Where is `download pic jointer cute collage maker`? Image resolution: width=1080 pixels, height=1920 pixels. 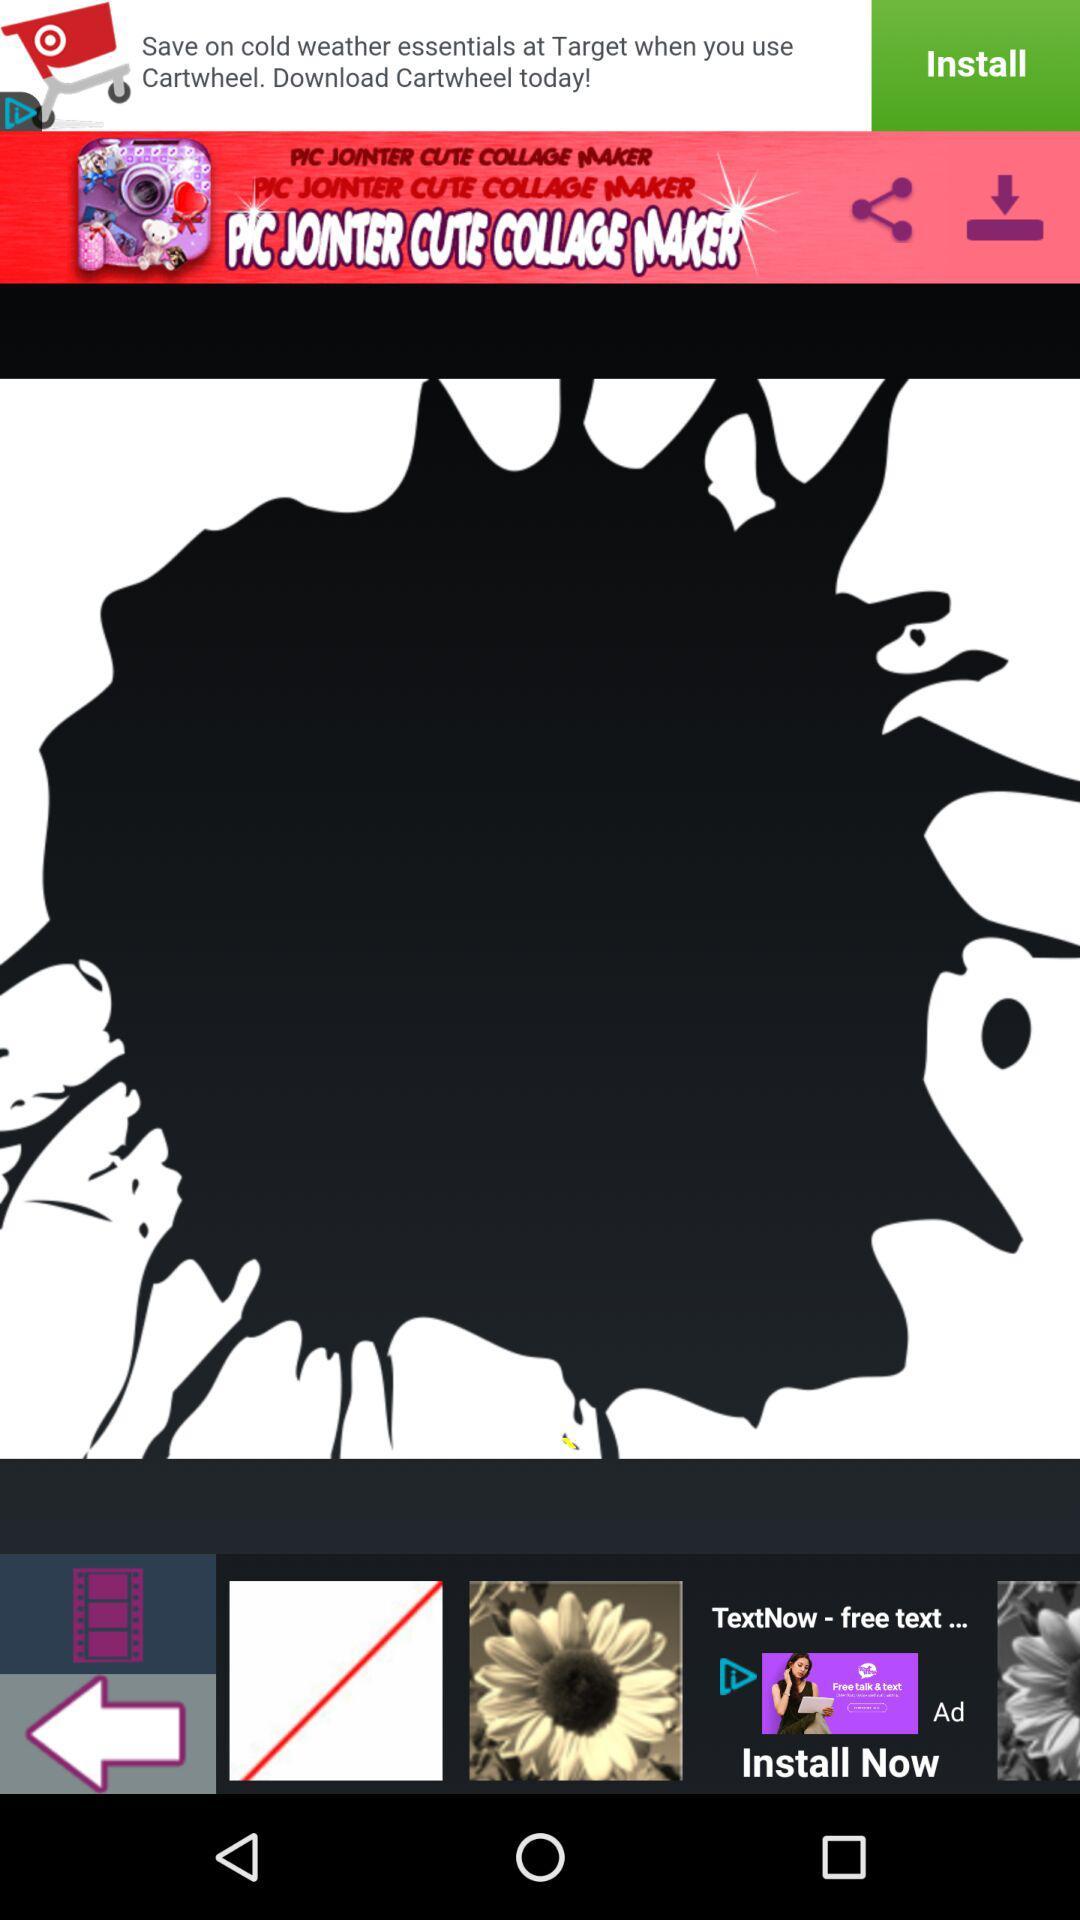
download pic jointer cute collage maker is located at coordinates (1005, 206).